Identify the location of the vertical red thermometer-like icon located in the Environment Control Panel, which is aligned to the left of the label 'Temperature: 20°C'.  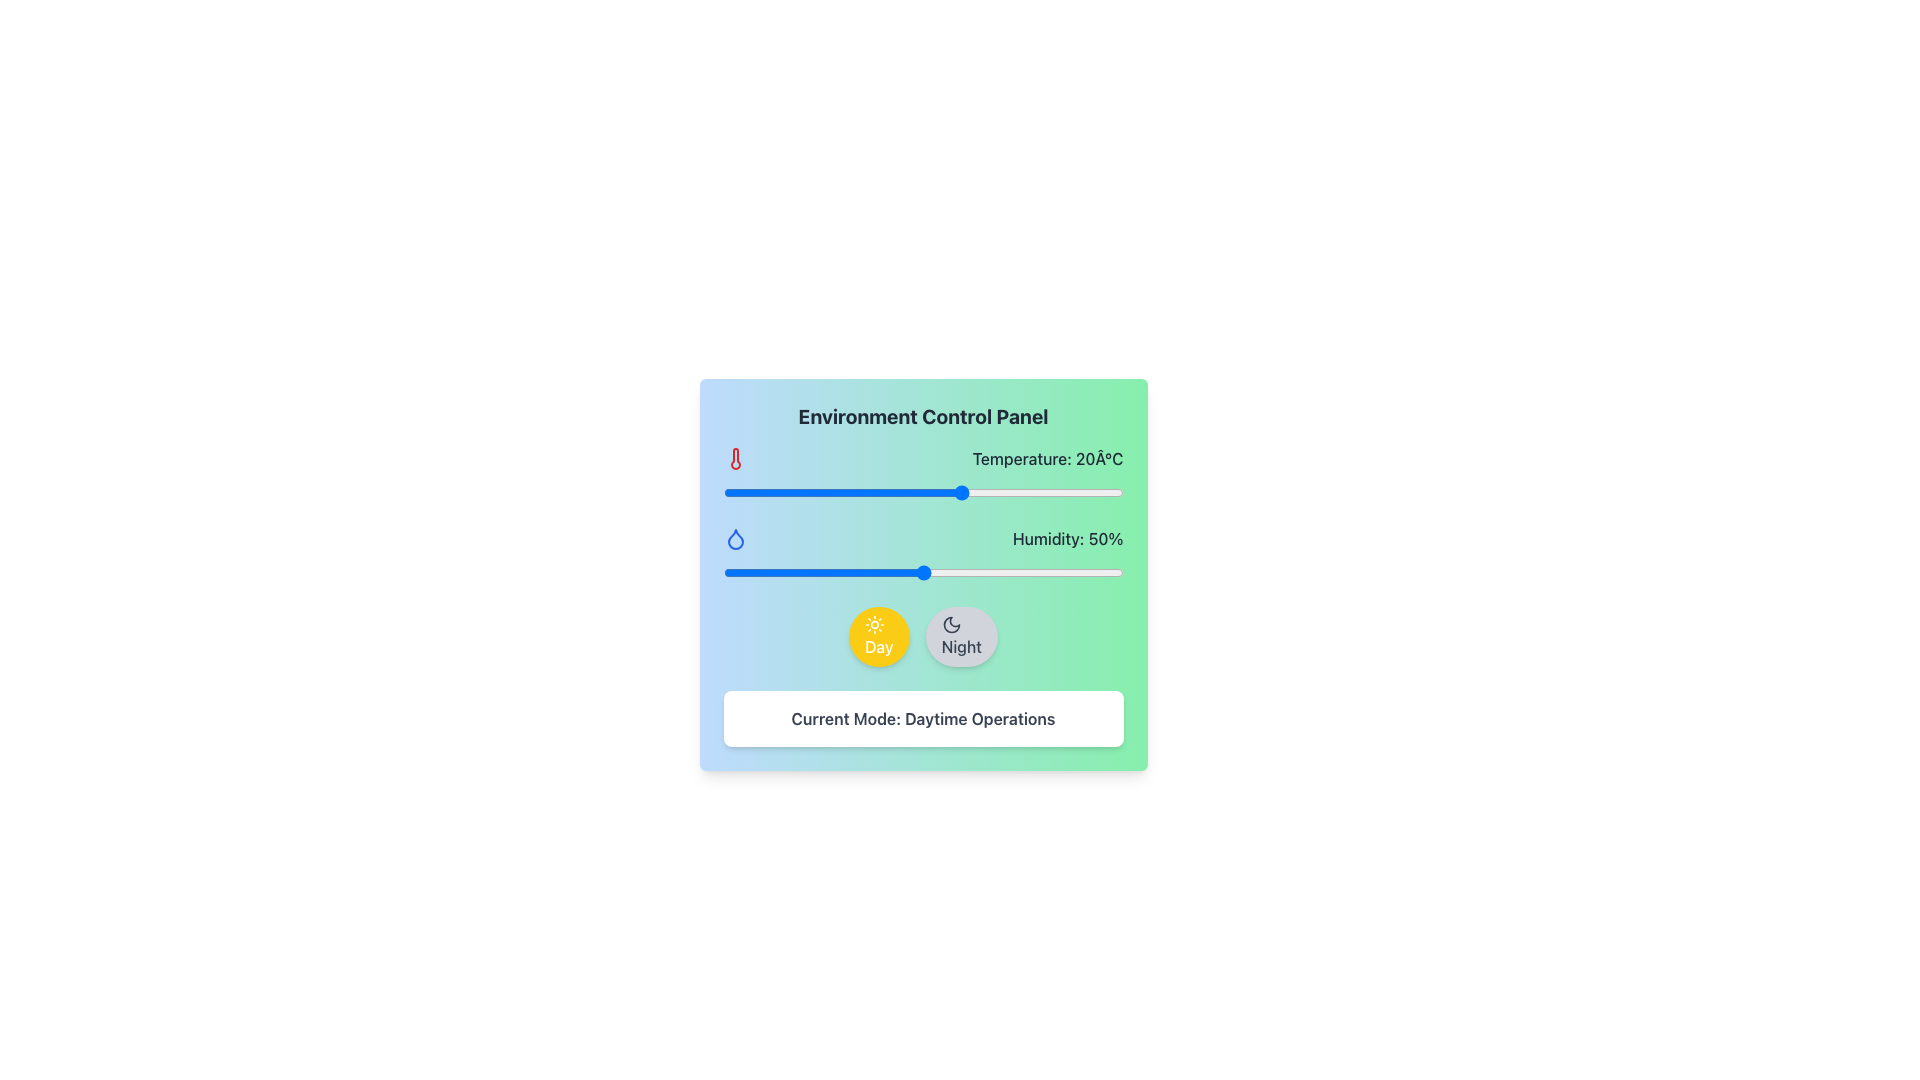
(734, 459).